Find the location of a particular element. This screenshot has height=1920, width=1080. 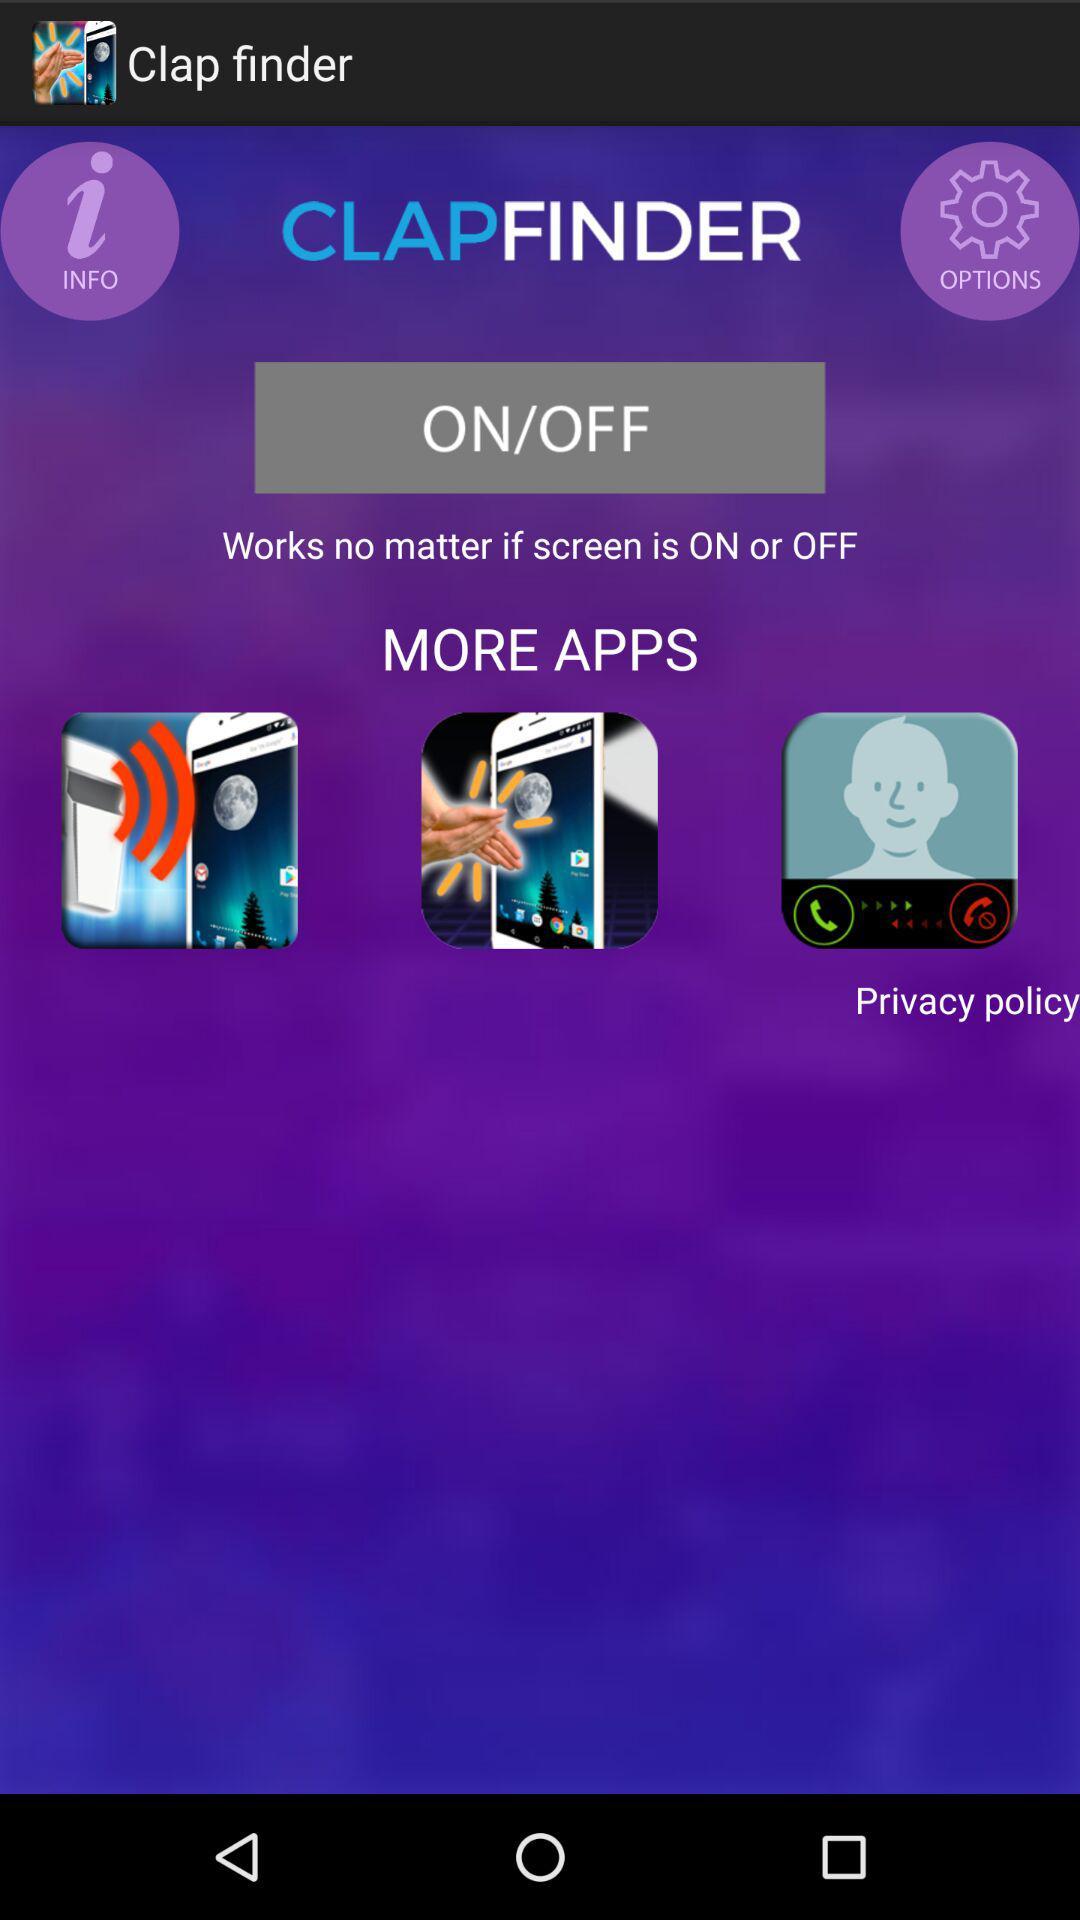

settings is located at coordinates (990, 230).